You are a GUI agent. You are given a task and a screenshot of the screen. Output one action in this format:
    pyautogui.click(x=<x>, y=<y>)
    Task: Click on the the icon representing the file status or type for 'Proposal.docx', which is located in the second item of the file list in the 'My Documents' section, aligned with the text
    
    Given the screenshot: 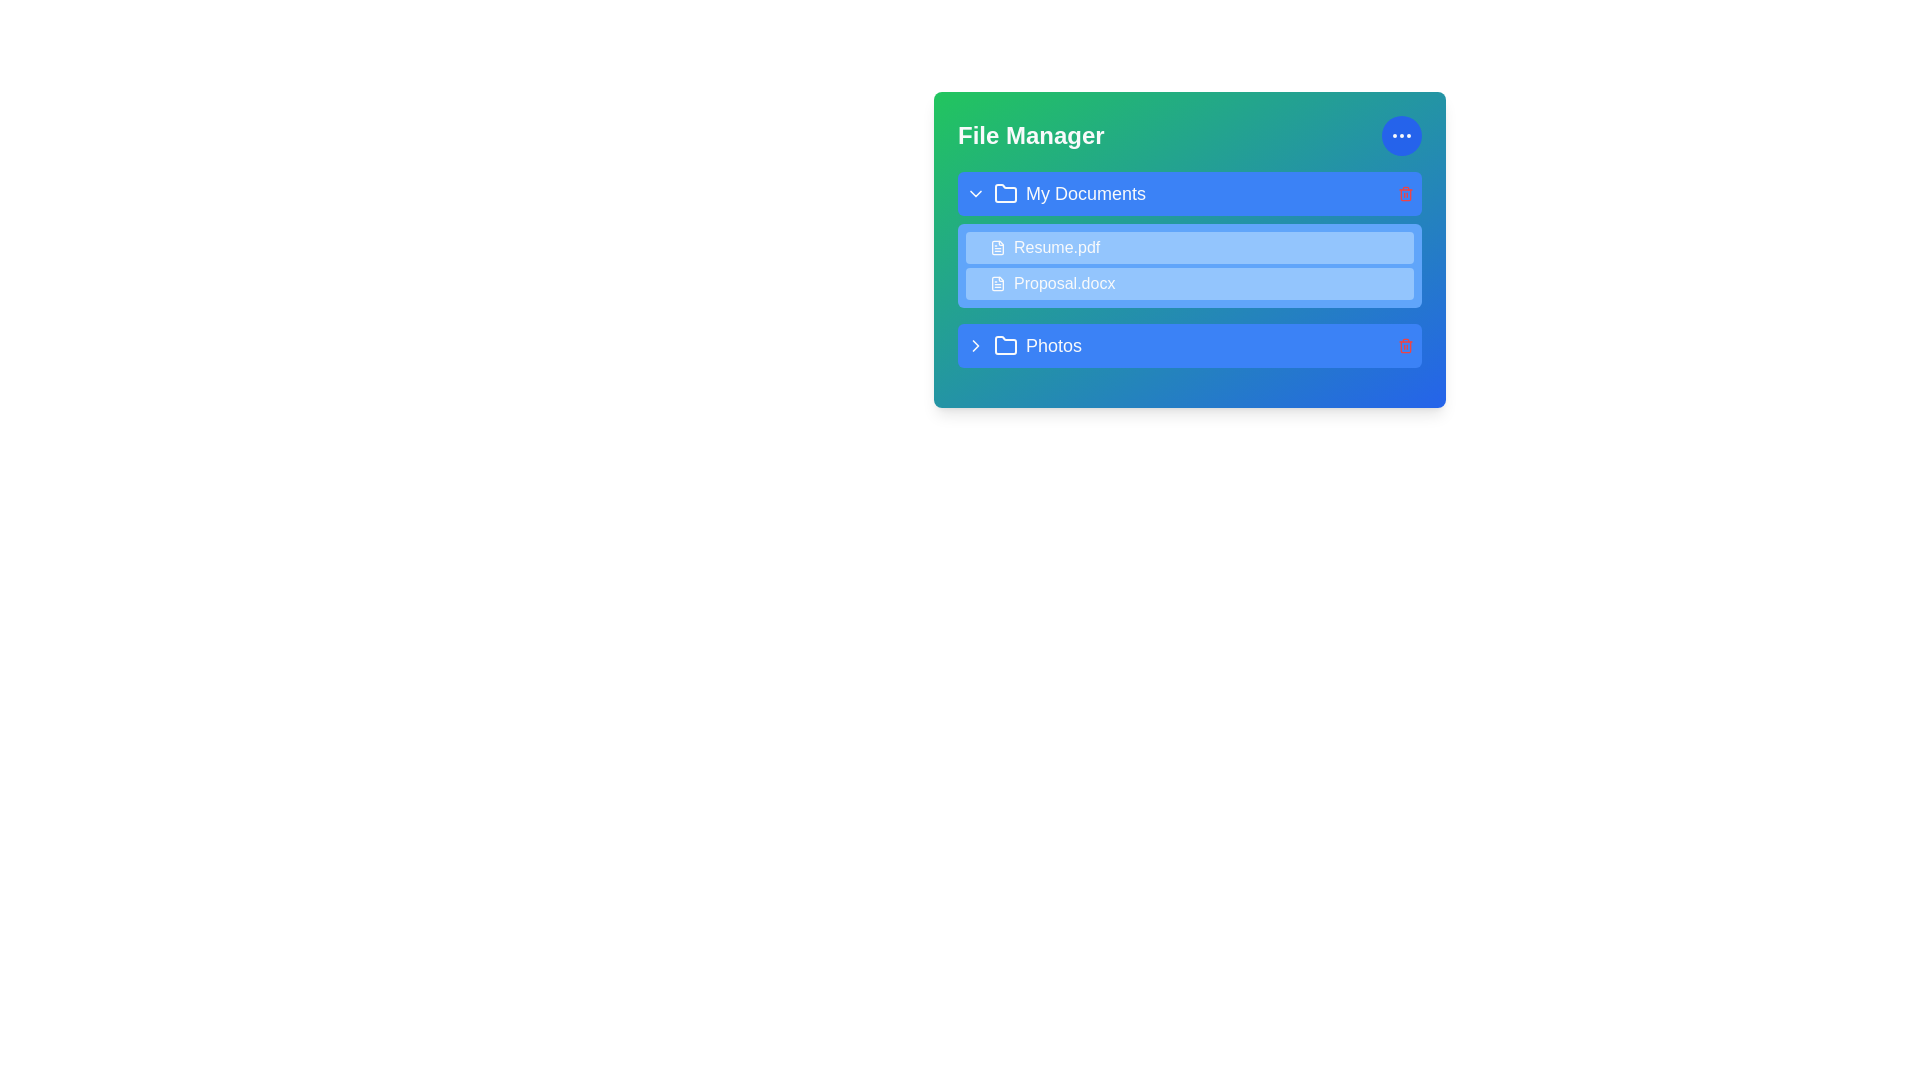 What is the action you would take?
    pyautogui.click(x=998, y=284)
    